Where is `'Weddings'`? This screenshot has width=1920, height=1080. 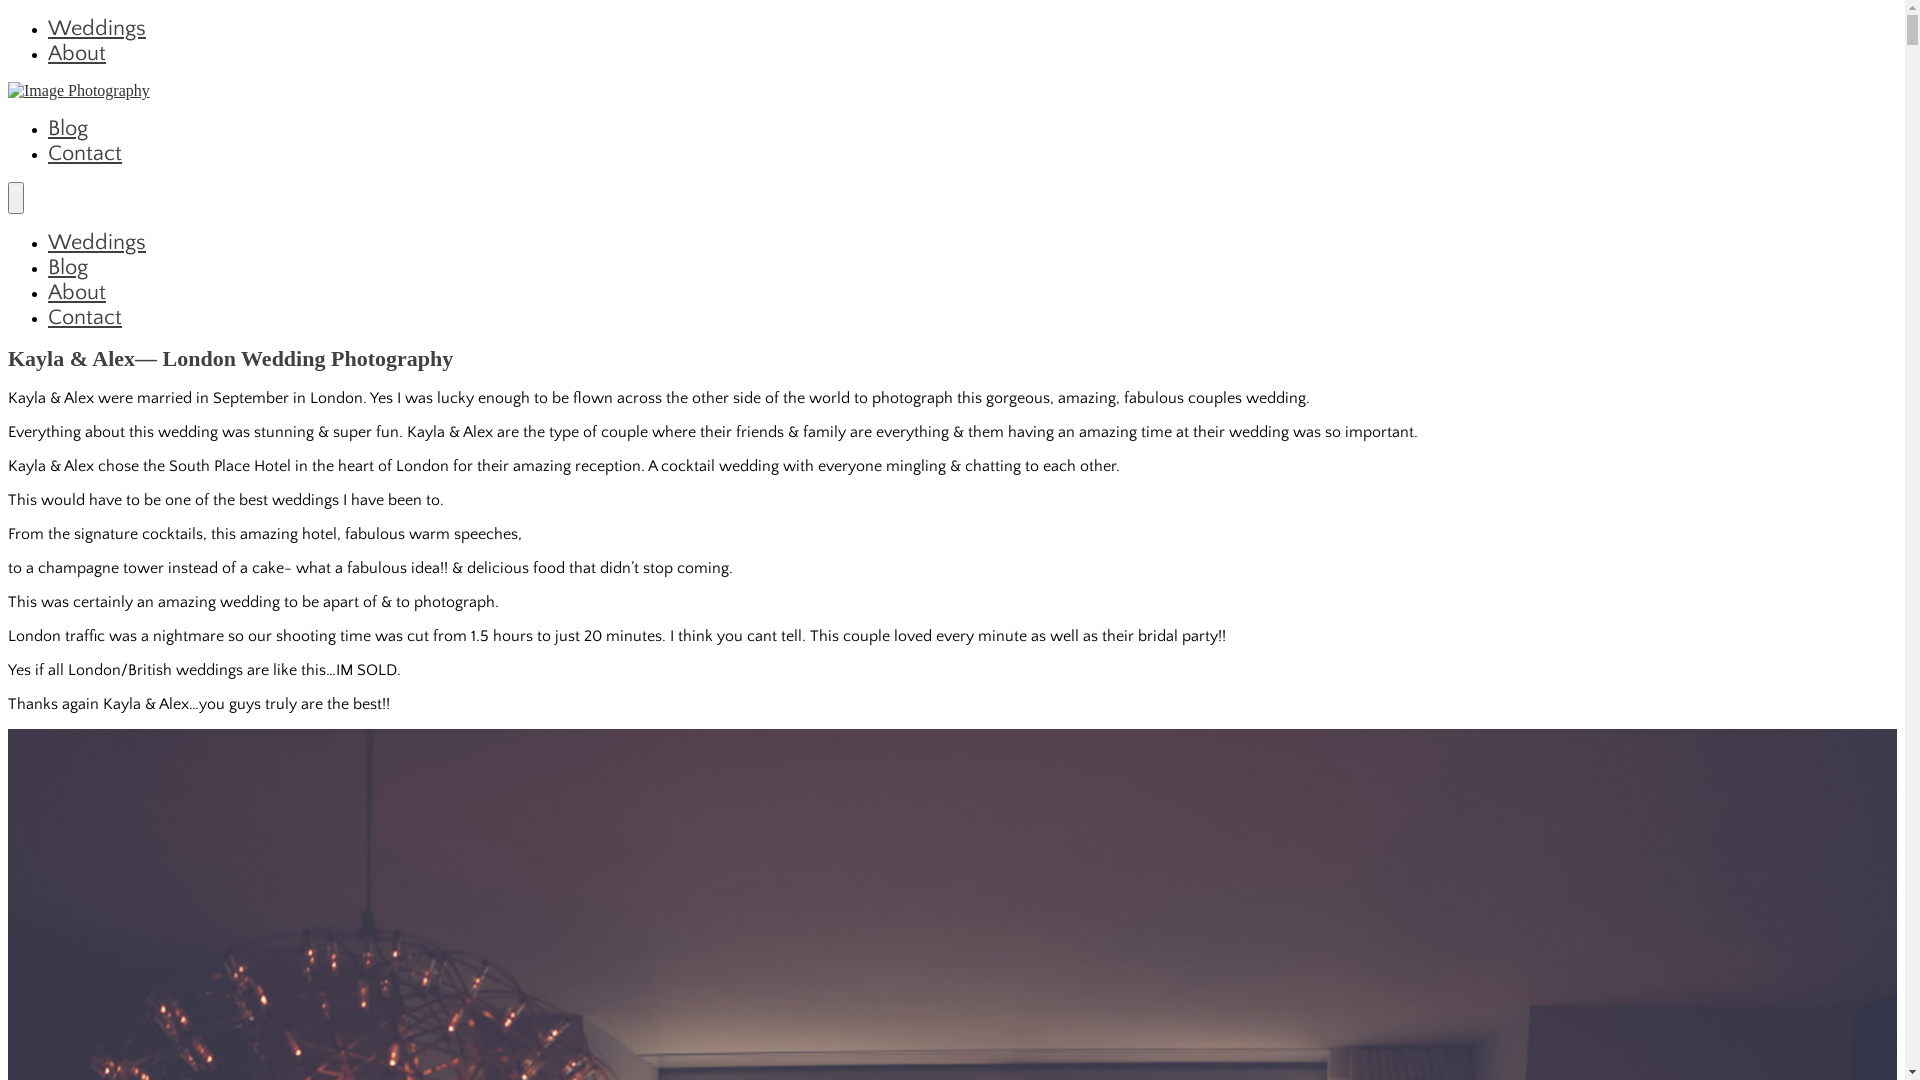 'Weddings' is located at coordinates (95, 241).